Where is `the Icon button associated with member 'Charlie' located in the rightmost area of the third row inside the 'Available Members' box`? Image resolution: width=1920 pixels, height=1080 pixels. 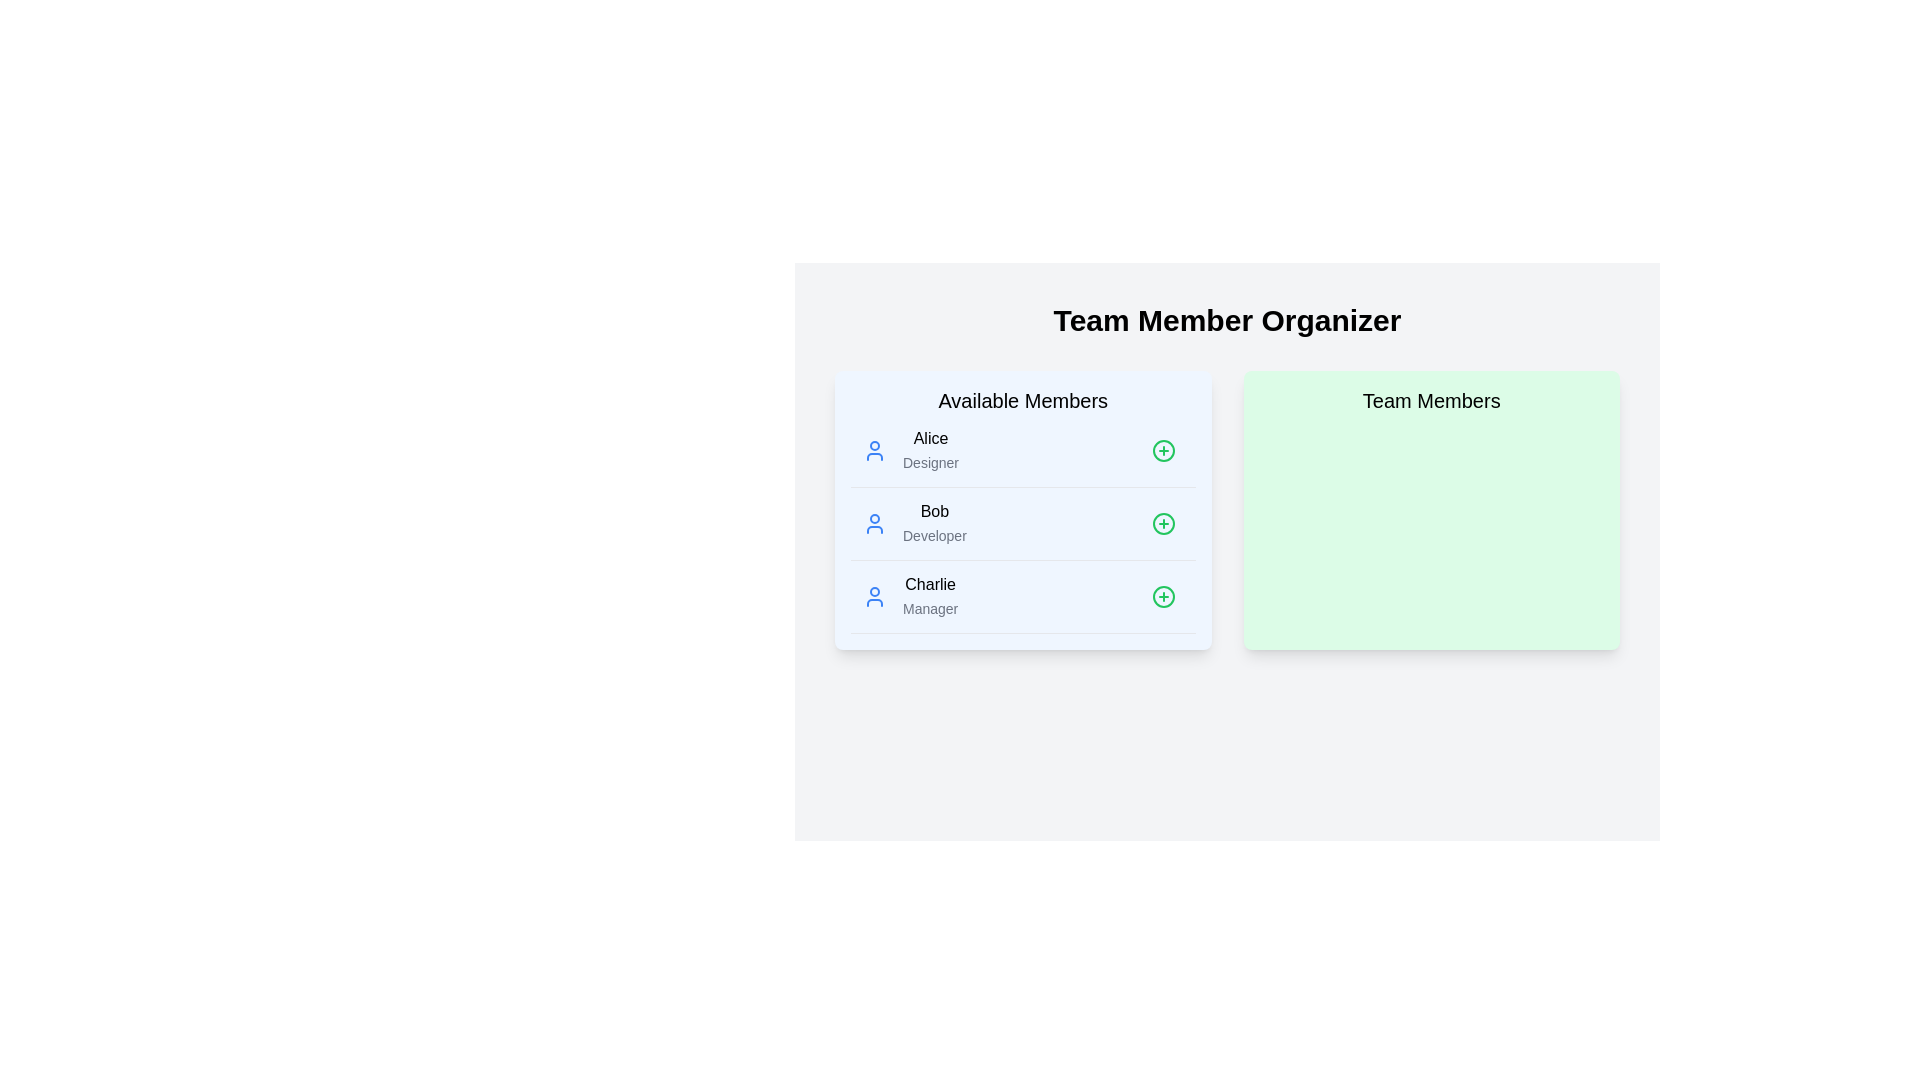
the Icon button associated with member 'Charlie' located in the rightmost area of the third row inside the 'Available Members' box is located at coordinates (1163, 596).